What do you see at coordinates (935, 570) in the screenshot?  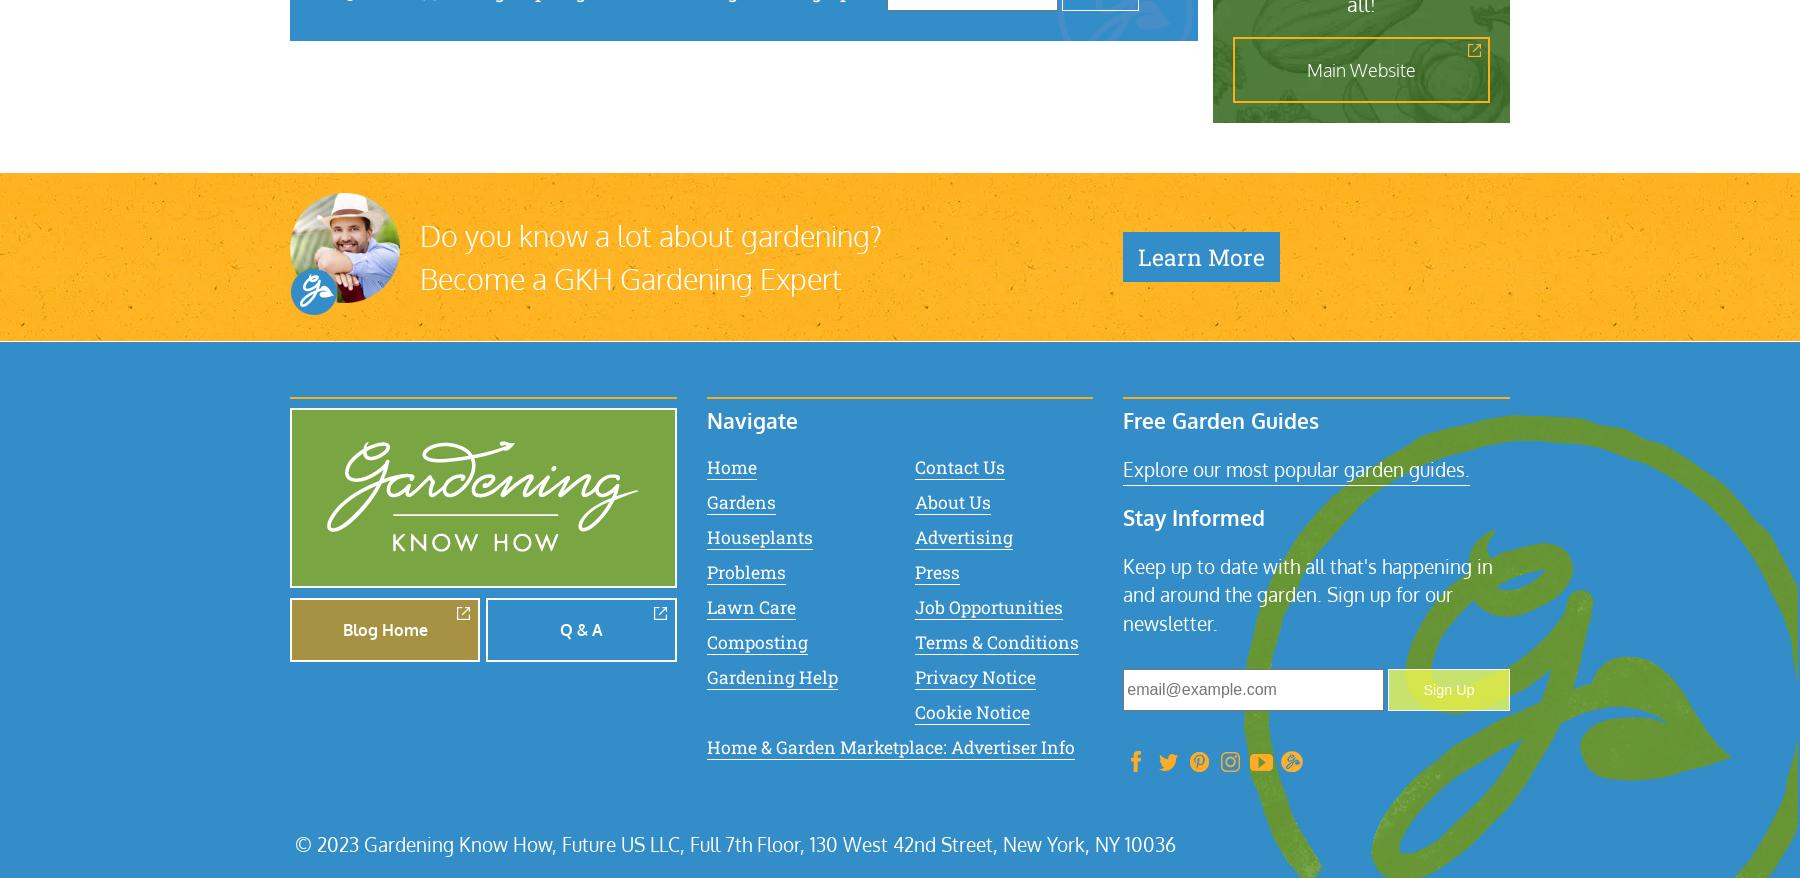 I see `'Press'` at bounding box center [935, 570].